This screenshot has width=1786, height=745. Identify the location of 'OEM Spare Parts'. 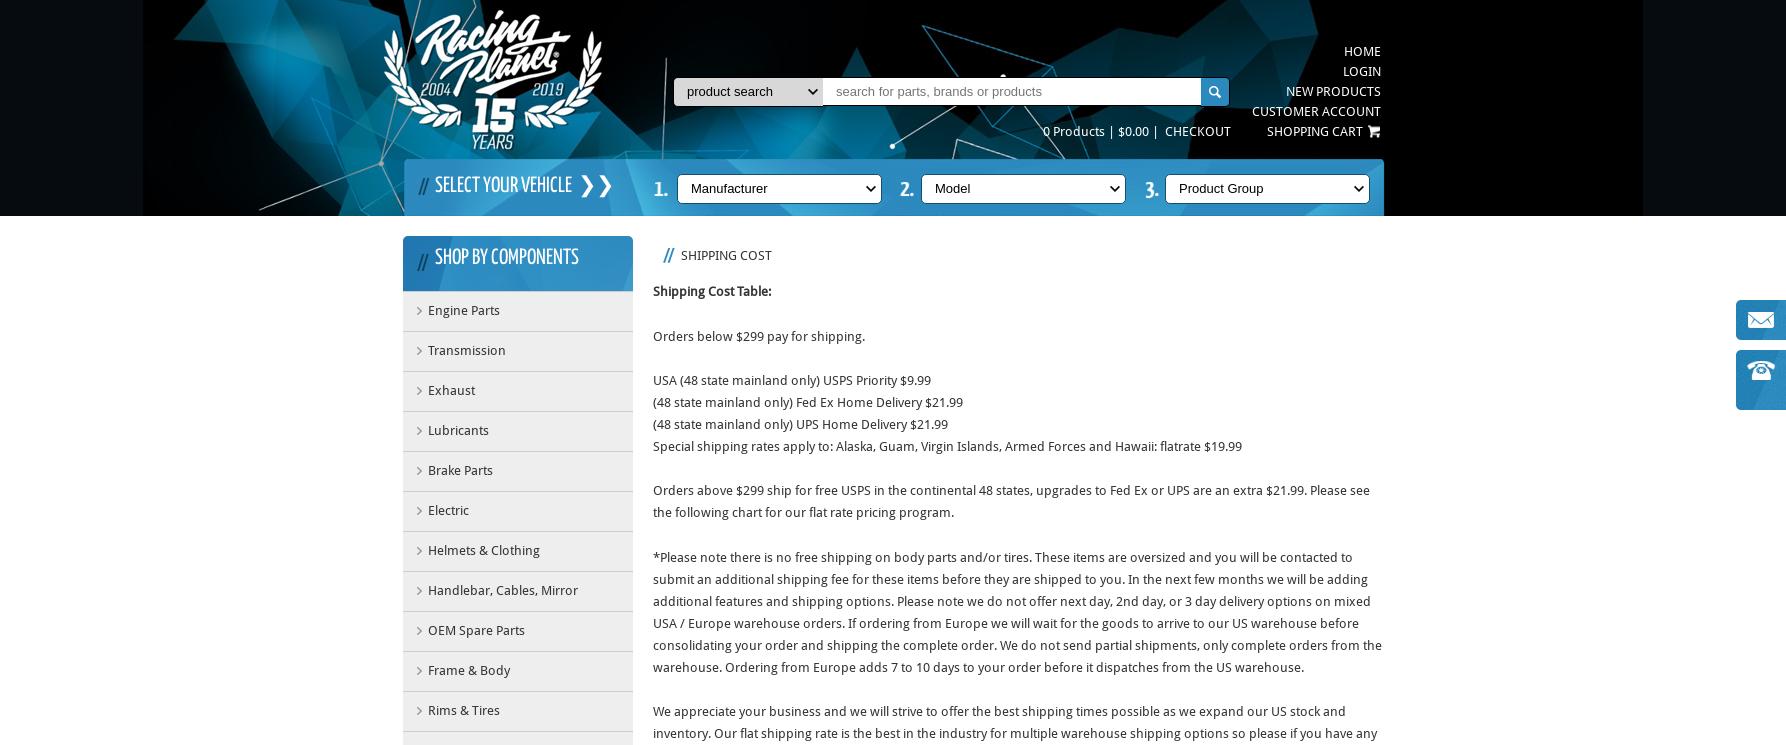
(475, 630).